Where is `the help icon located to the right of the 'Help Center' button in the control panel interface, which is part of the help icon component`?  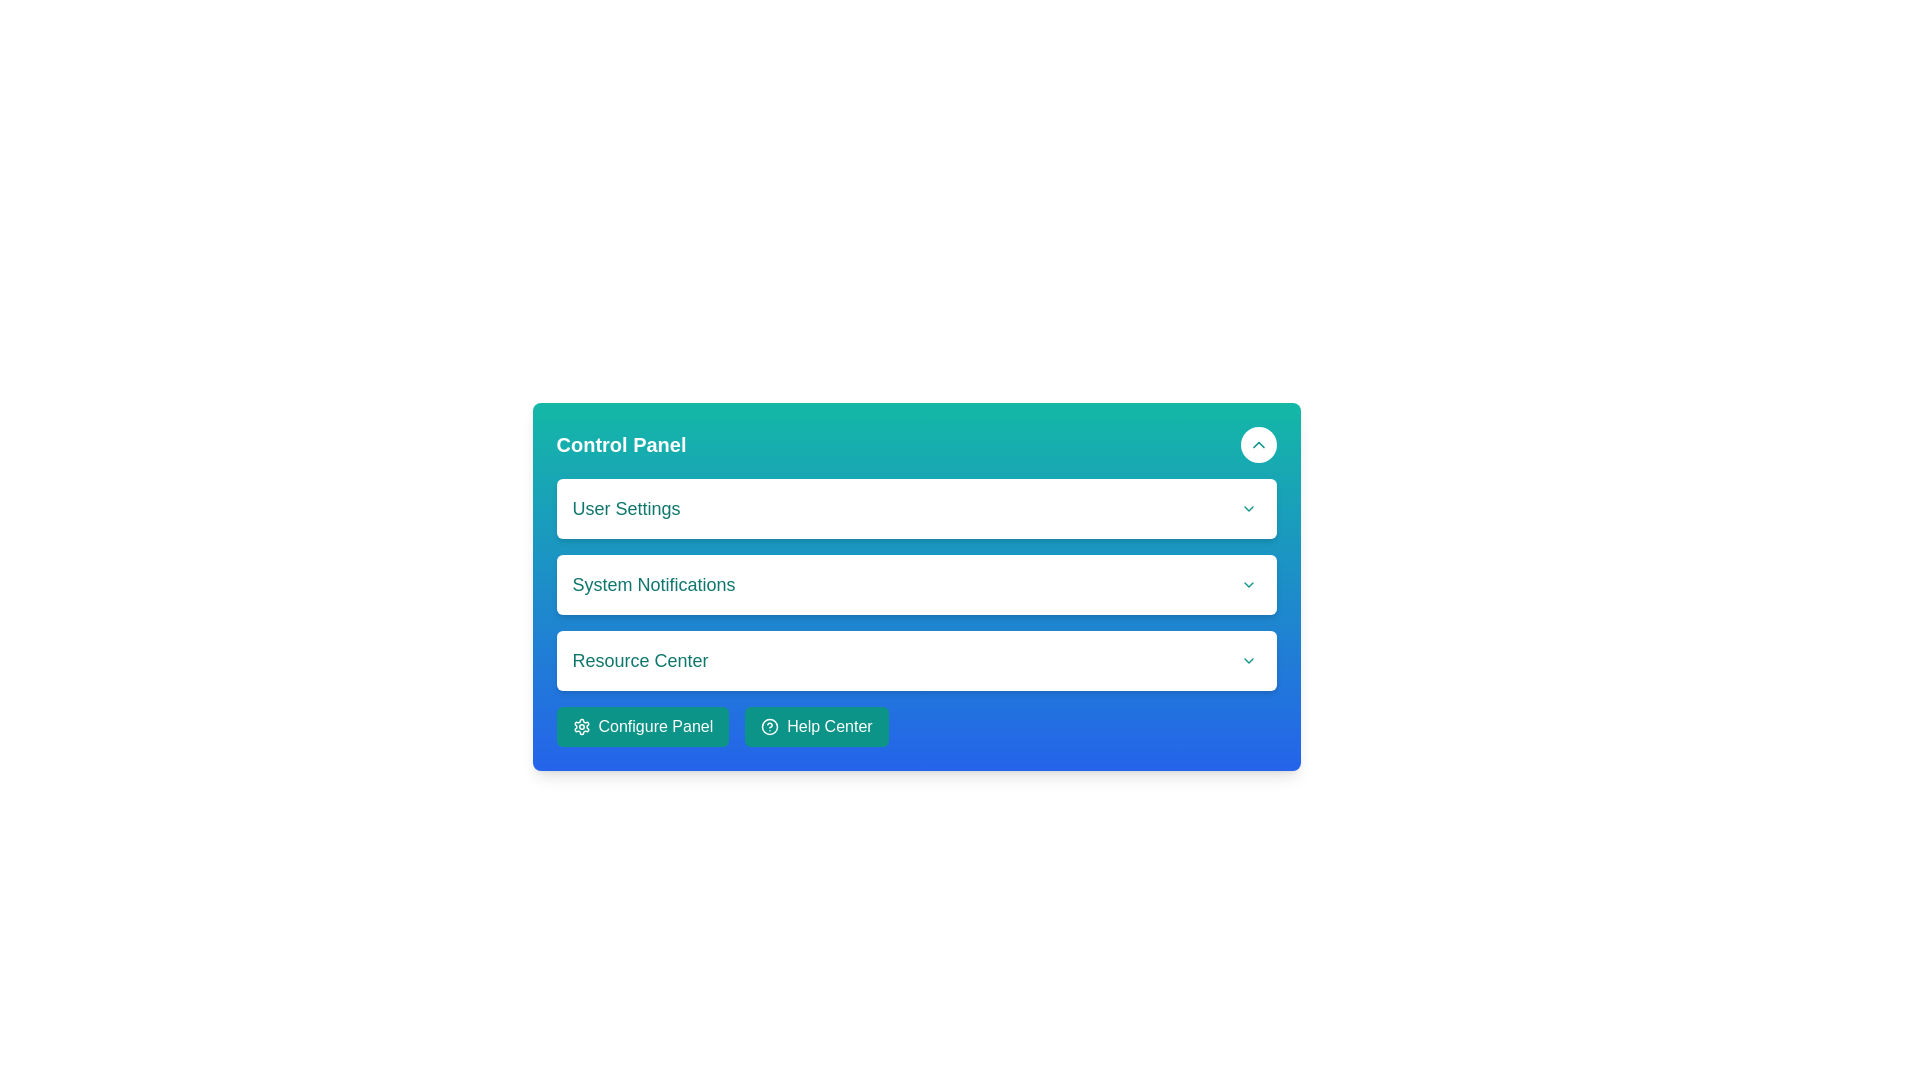 the help icon located to the right of the 'Help Center' button in the control panel interface, which is part of the help icon component is located at coordinates (769, 726).